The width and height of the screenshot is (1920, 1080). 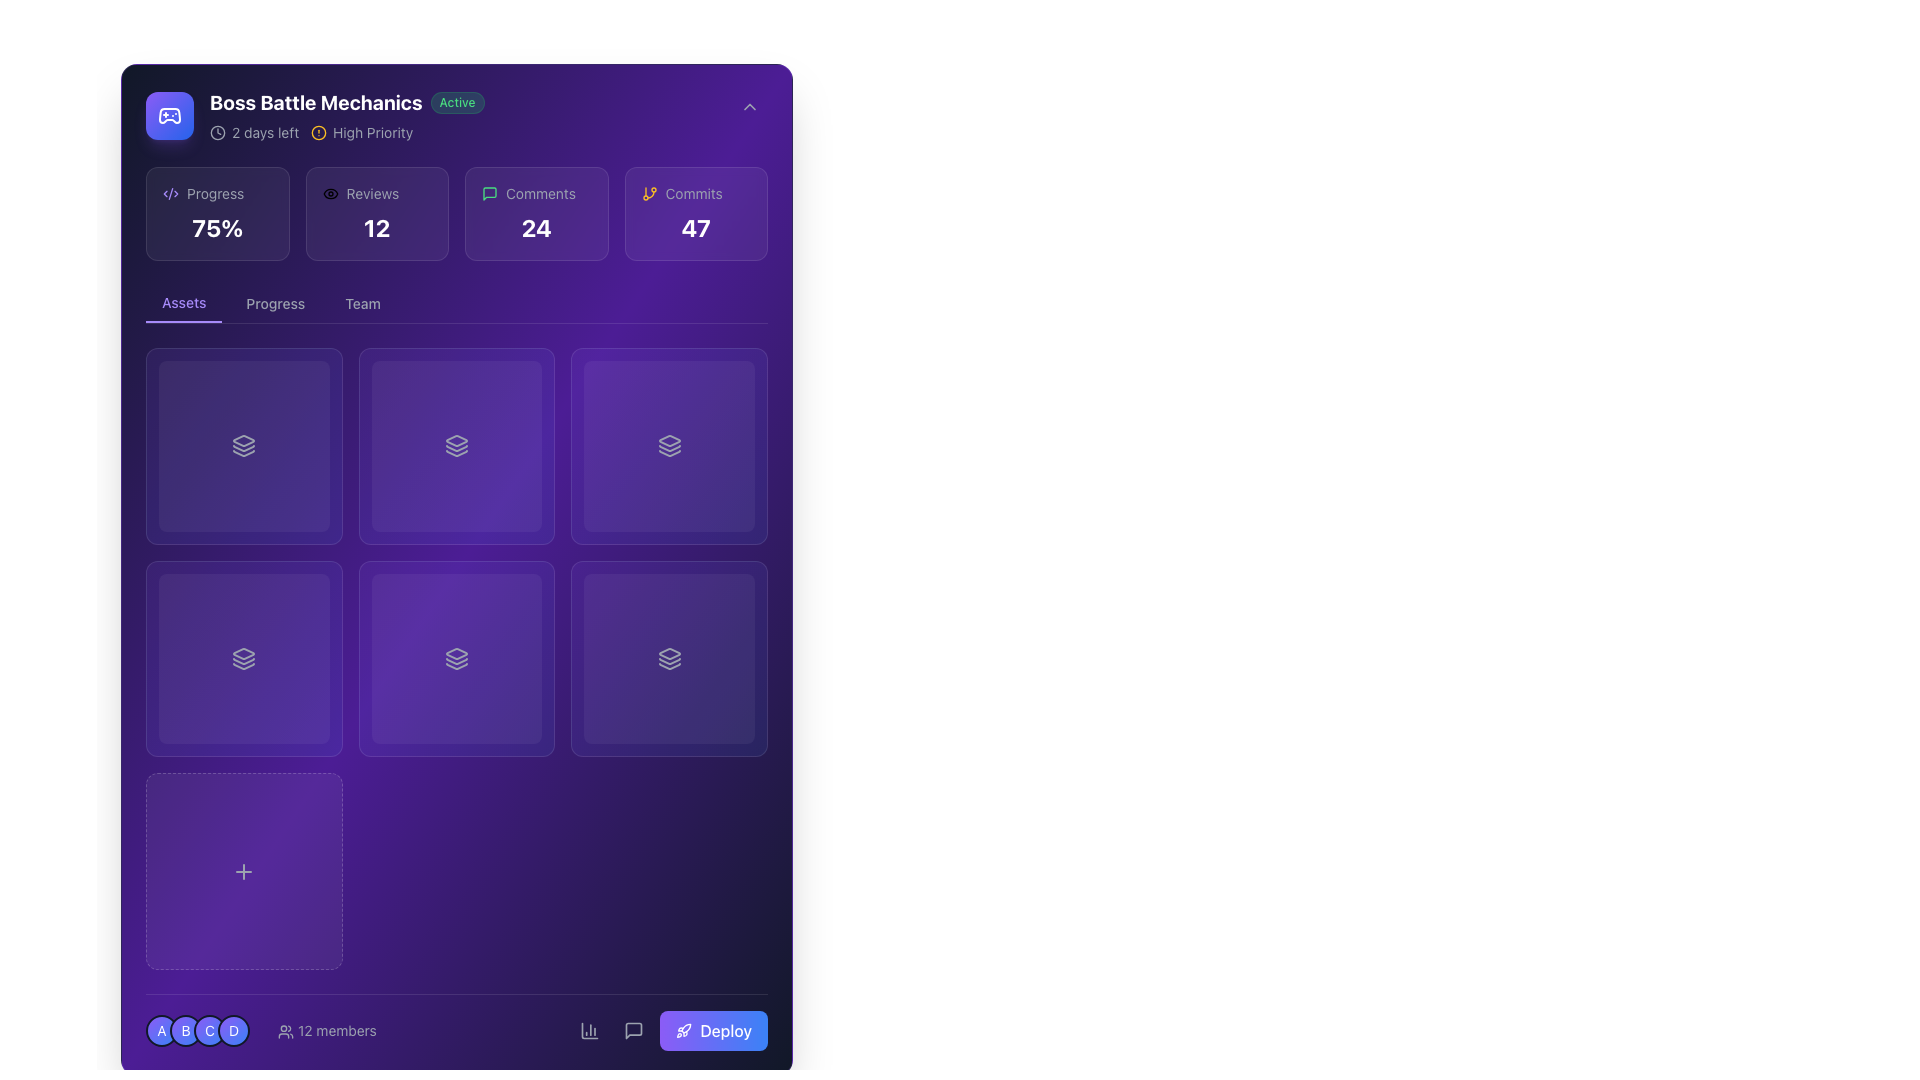 What do you see at coordinates (455, 304) in the screenshot?
I see `the 'Assets' tab in the Tab navigation component, which is visually highlighted with a violet underline` at bounding box center [455, 304].